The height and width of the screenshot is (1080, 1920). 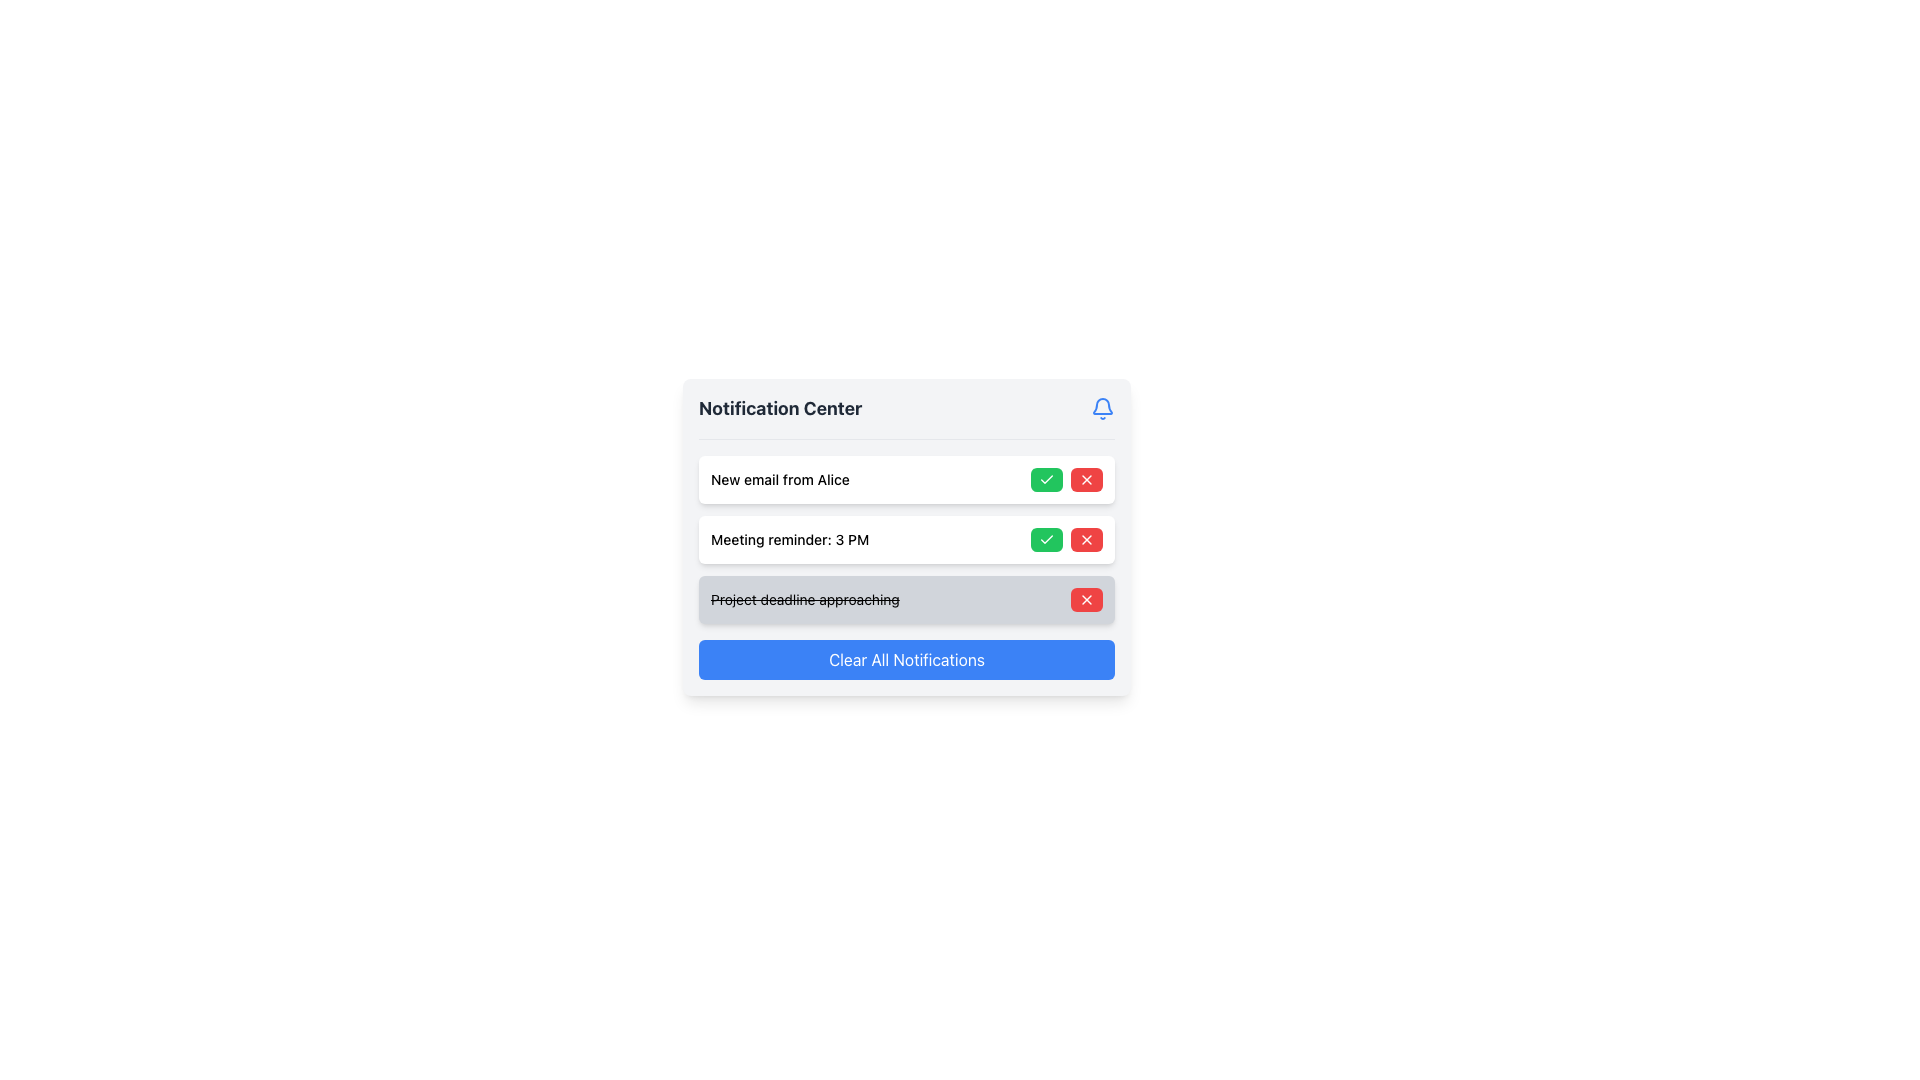 What do you see at coordinates (906, 659) in the screenshot?
I see `the 'Clear All Notifications' button, which is a rectangular button with a blue background and white text, located at the bottom of the notification panel` at bounding box center [906, 659].